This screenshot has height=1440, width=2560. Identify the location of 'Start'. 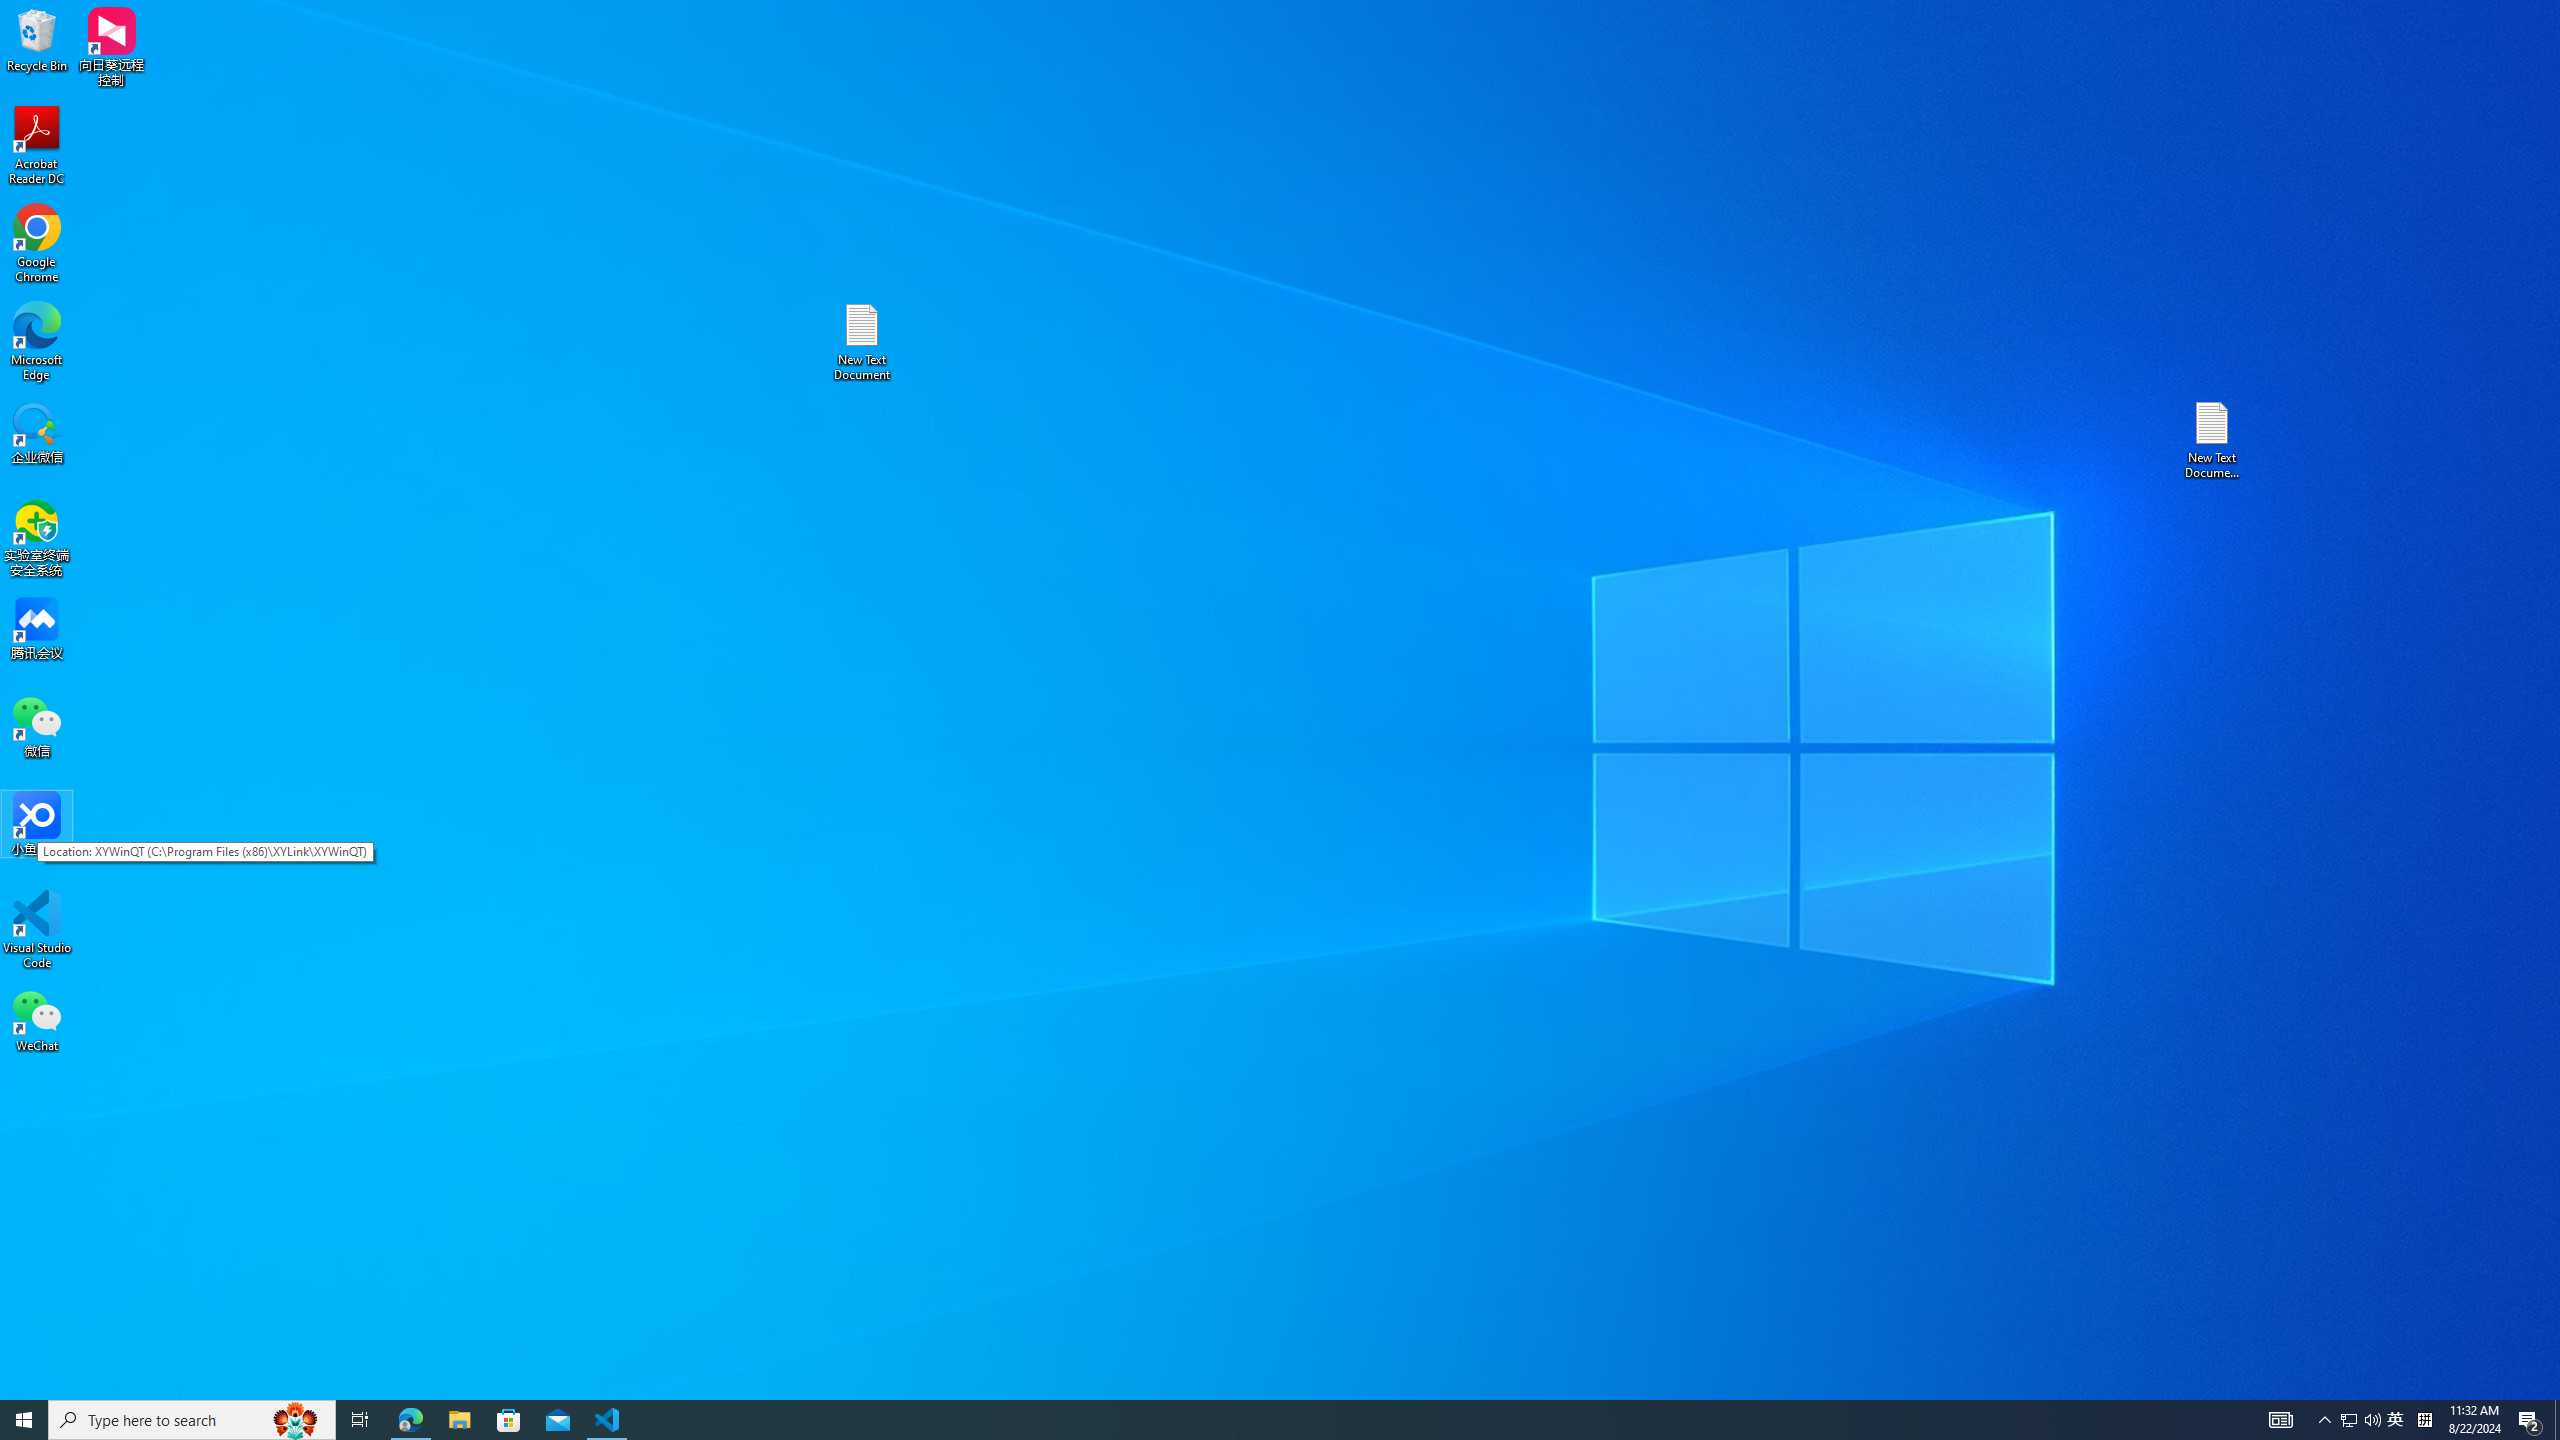
(24, 1418).